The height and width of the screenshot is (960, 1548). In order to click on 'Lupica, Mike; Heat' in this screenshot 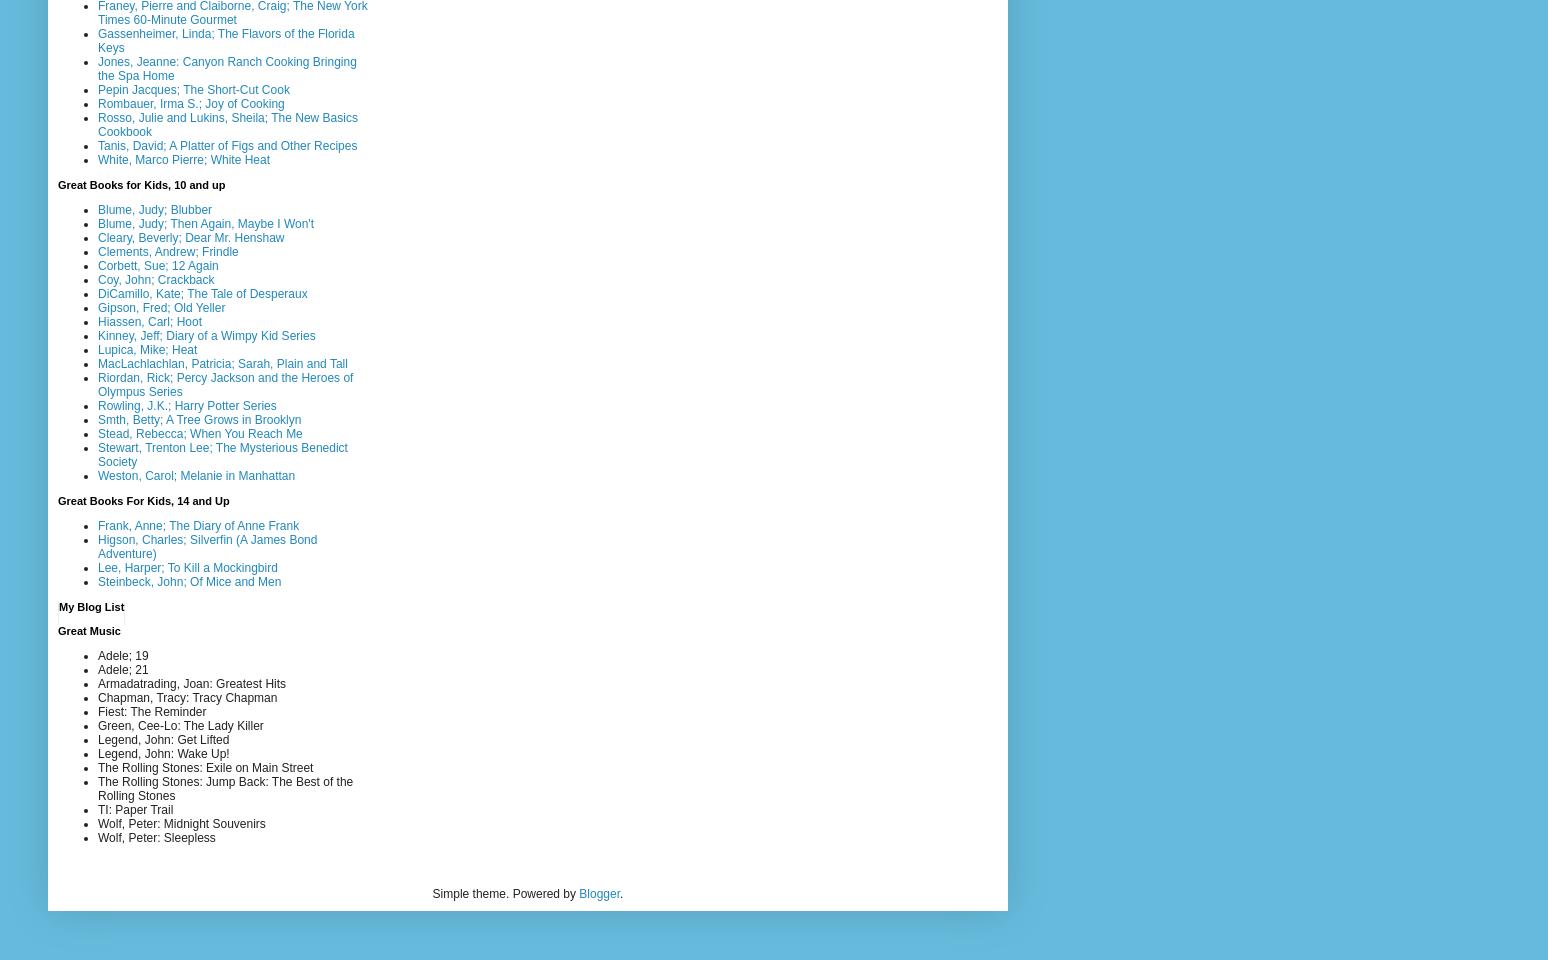, I will do `click(147, 348)`.